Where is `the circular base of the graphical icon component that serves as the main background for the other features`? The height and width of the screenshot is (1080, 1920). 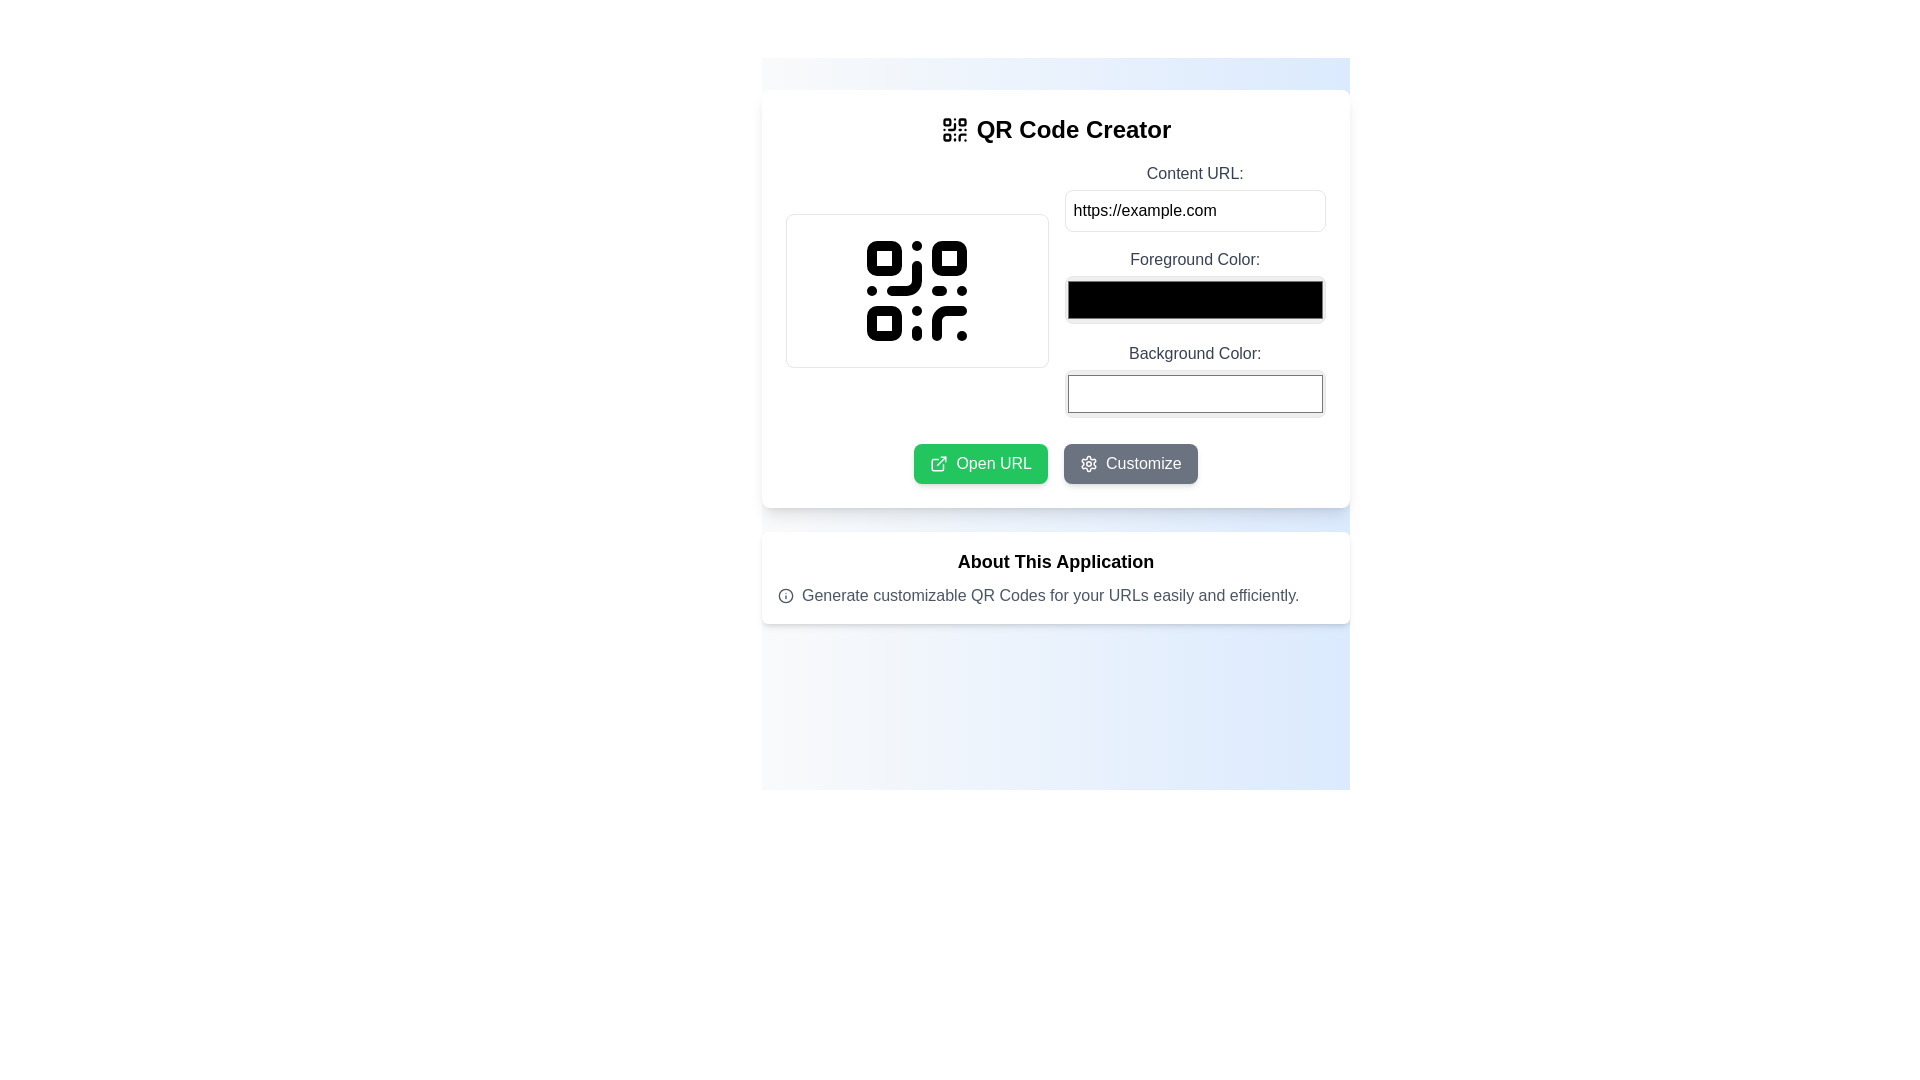
the circular base of the graphical icon component that serves as the main background for the other features is located at coordinates (785, 595).